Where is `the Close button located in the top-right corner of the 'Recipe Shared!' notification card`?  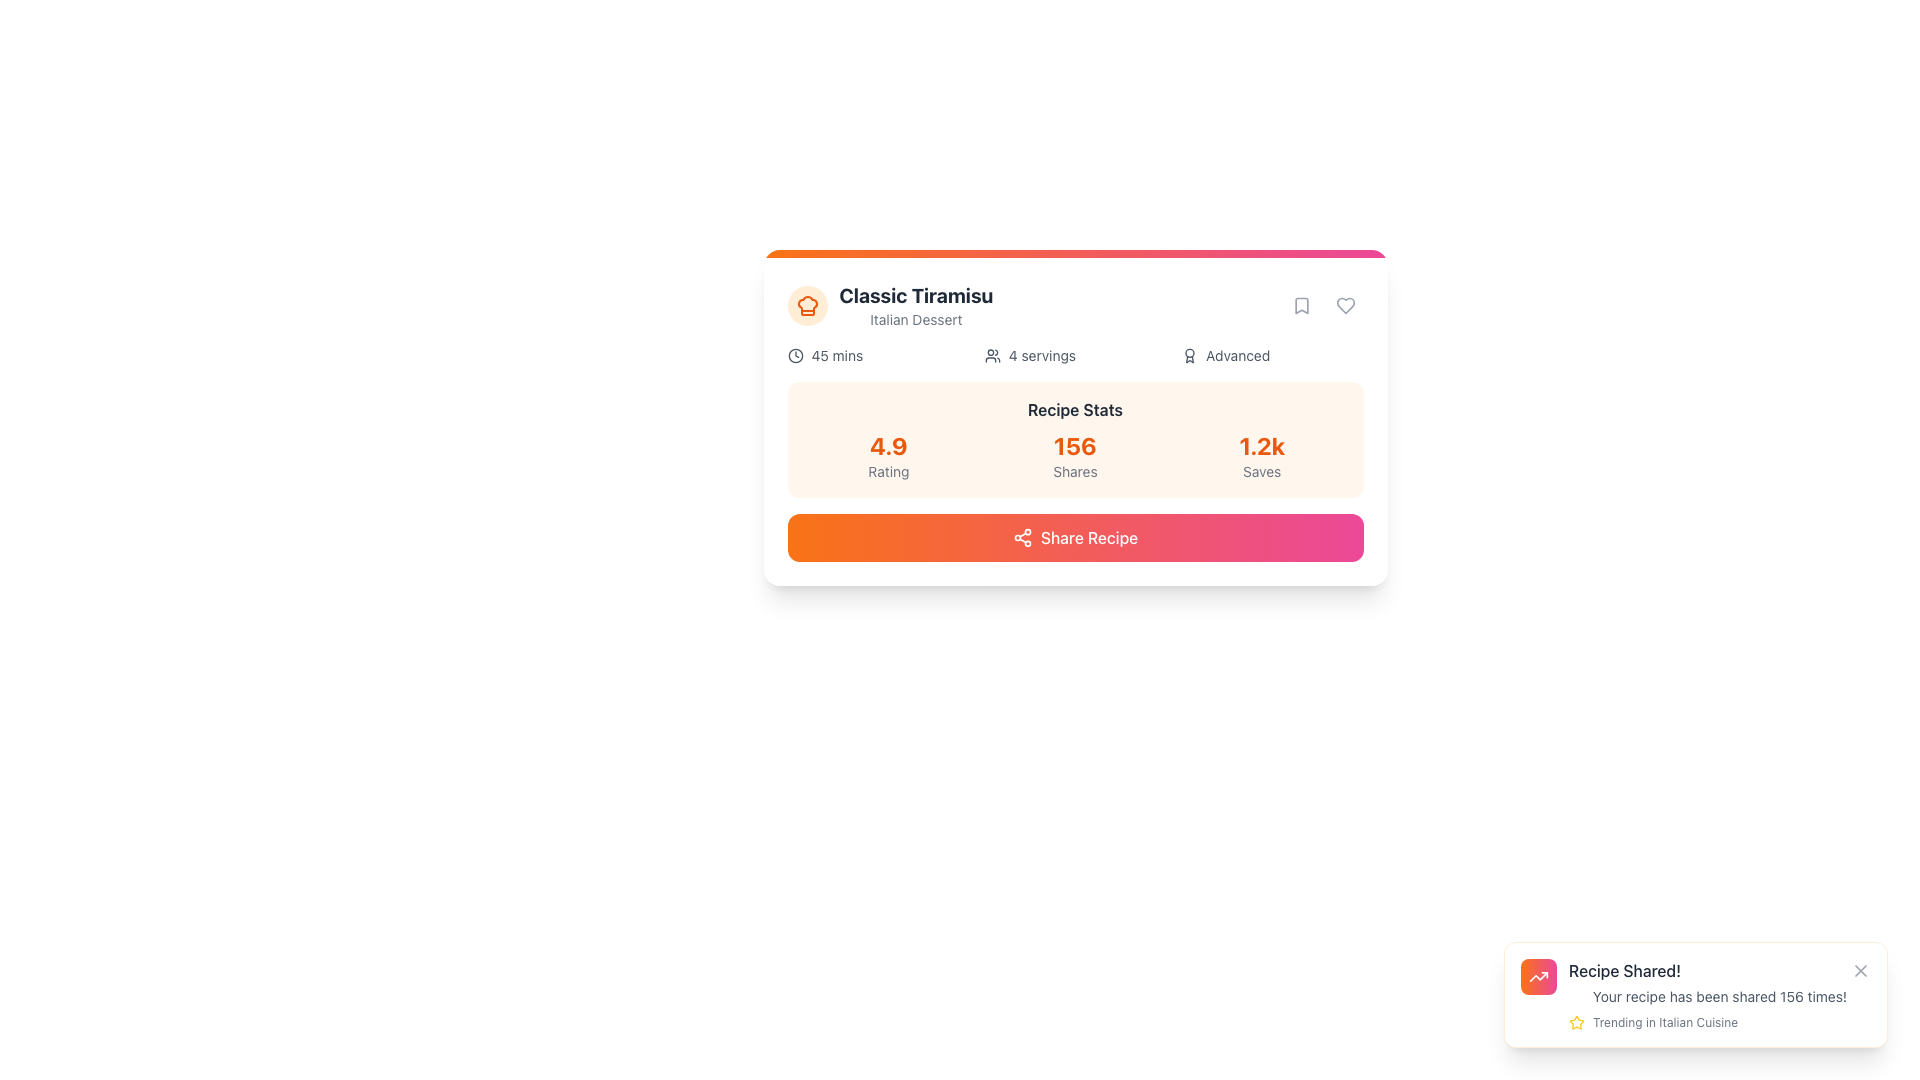
the Close button located in the top-right corner of the 'Recipe Shared!' notification card is located at coordinates (1860, 970).